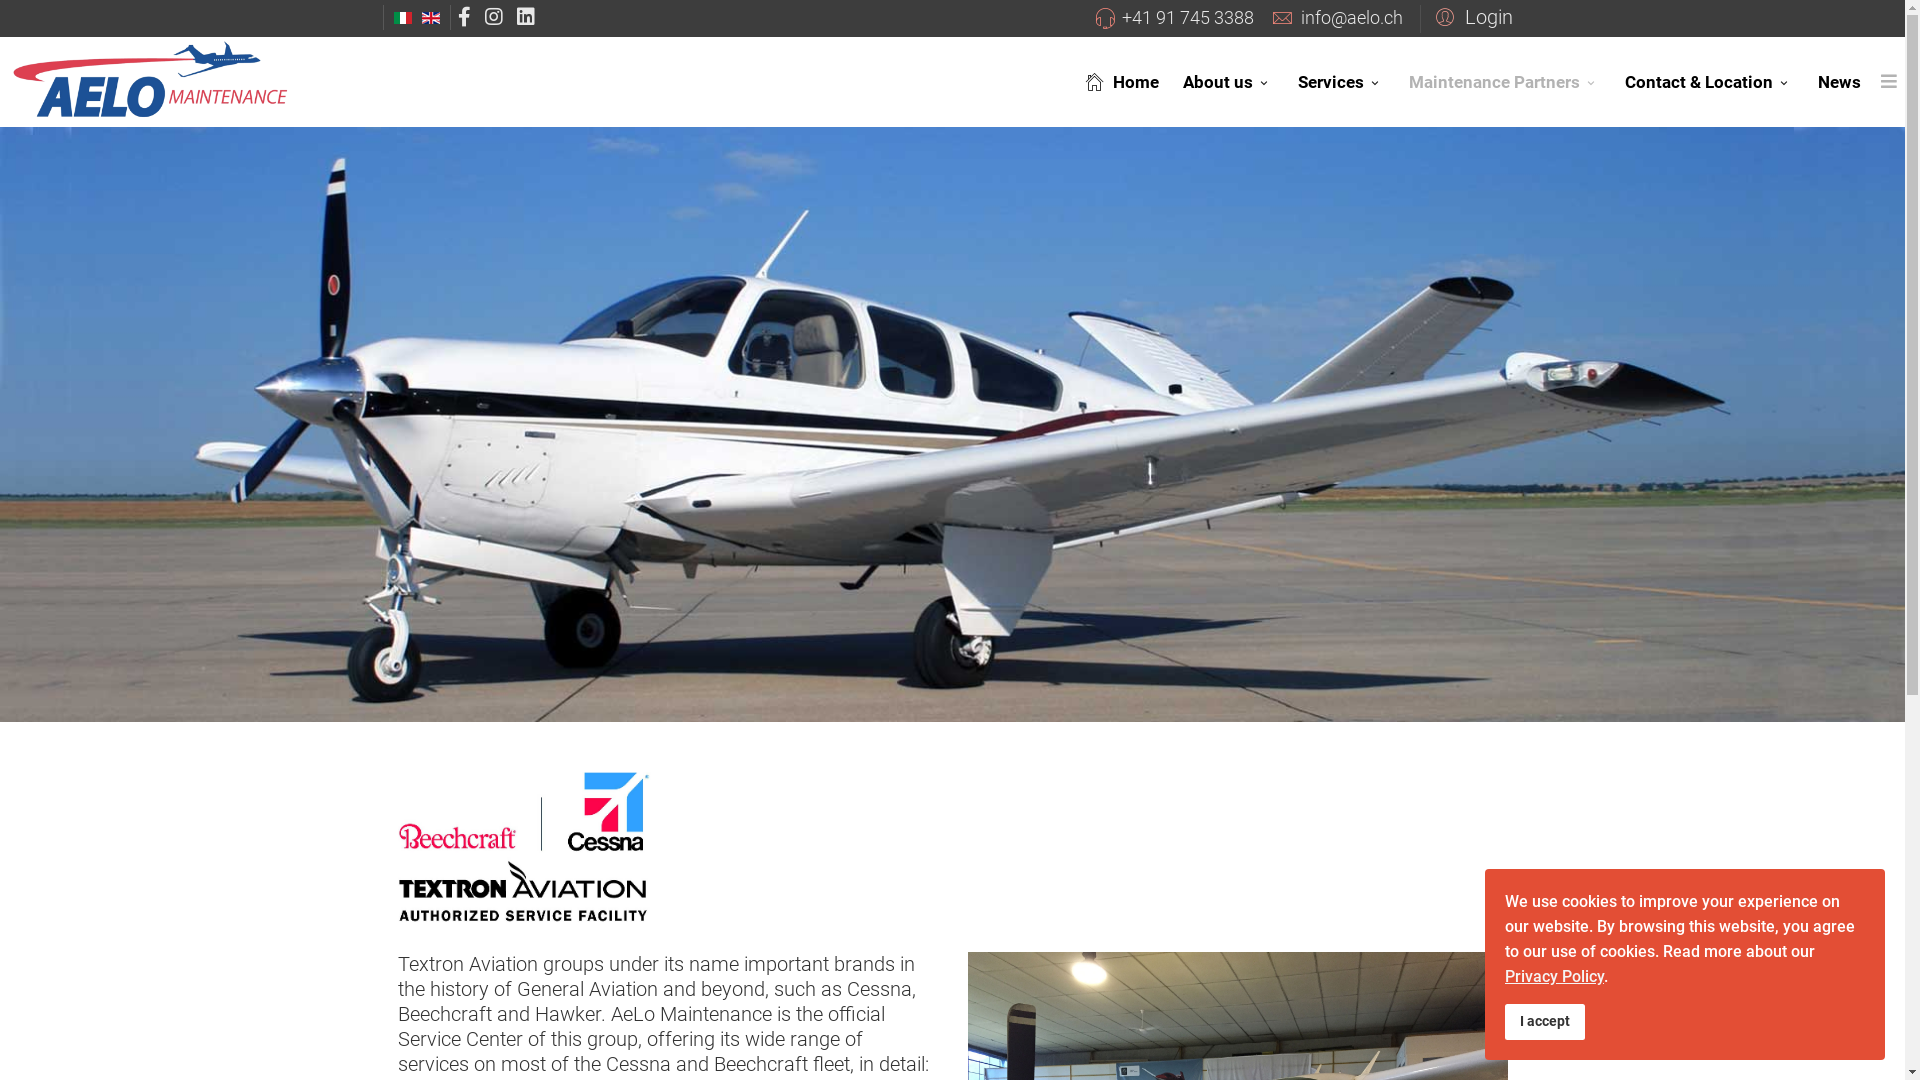 The height and width of the screenshot is (1080, 1920). I want to click on 'info@aelo.ch', so click(1350, 17).